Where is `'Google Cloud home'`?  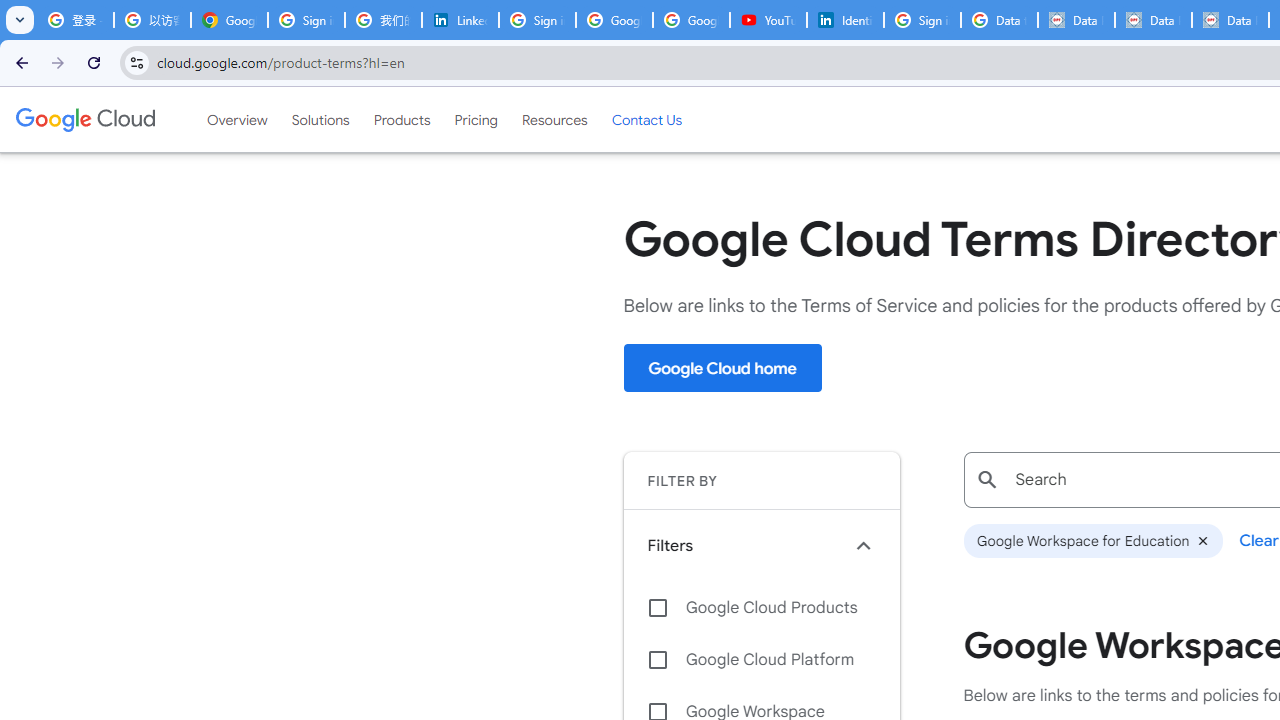
'Google Cloud home' is located at coordinates (721, 367).